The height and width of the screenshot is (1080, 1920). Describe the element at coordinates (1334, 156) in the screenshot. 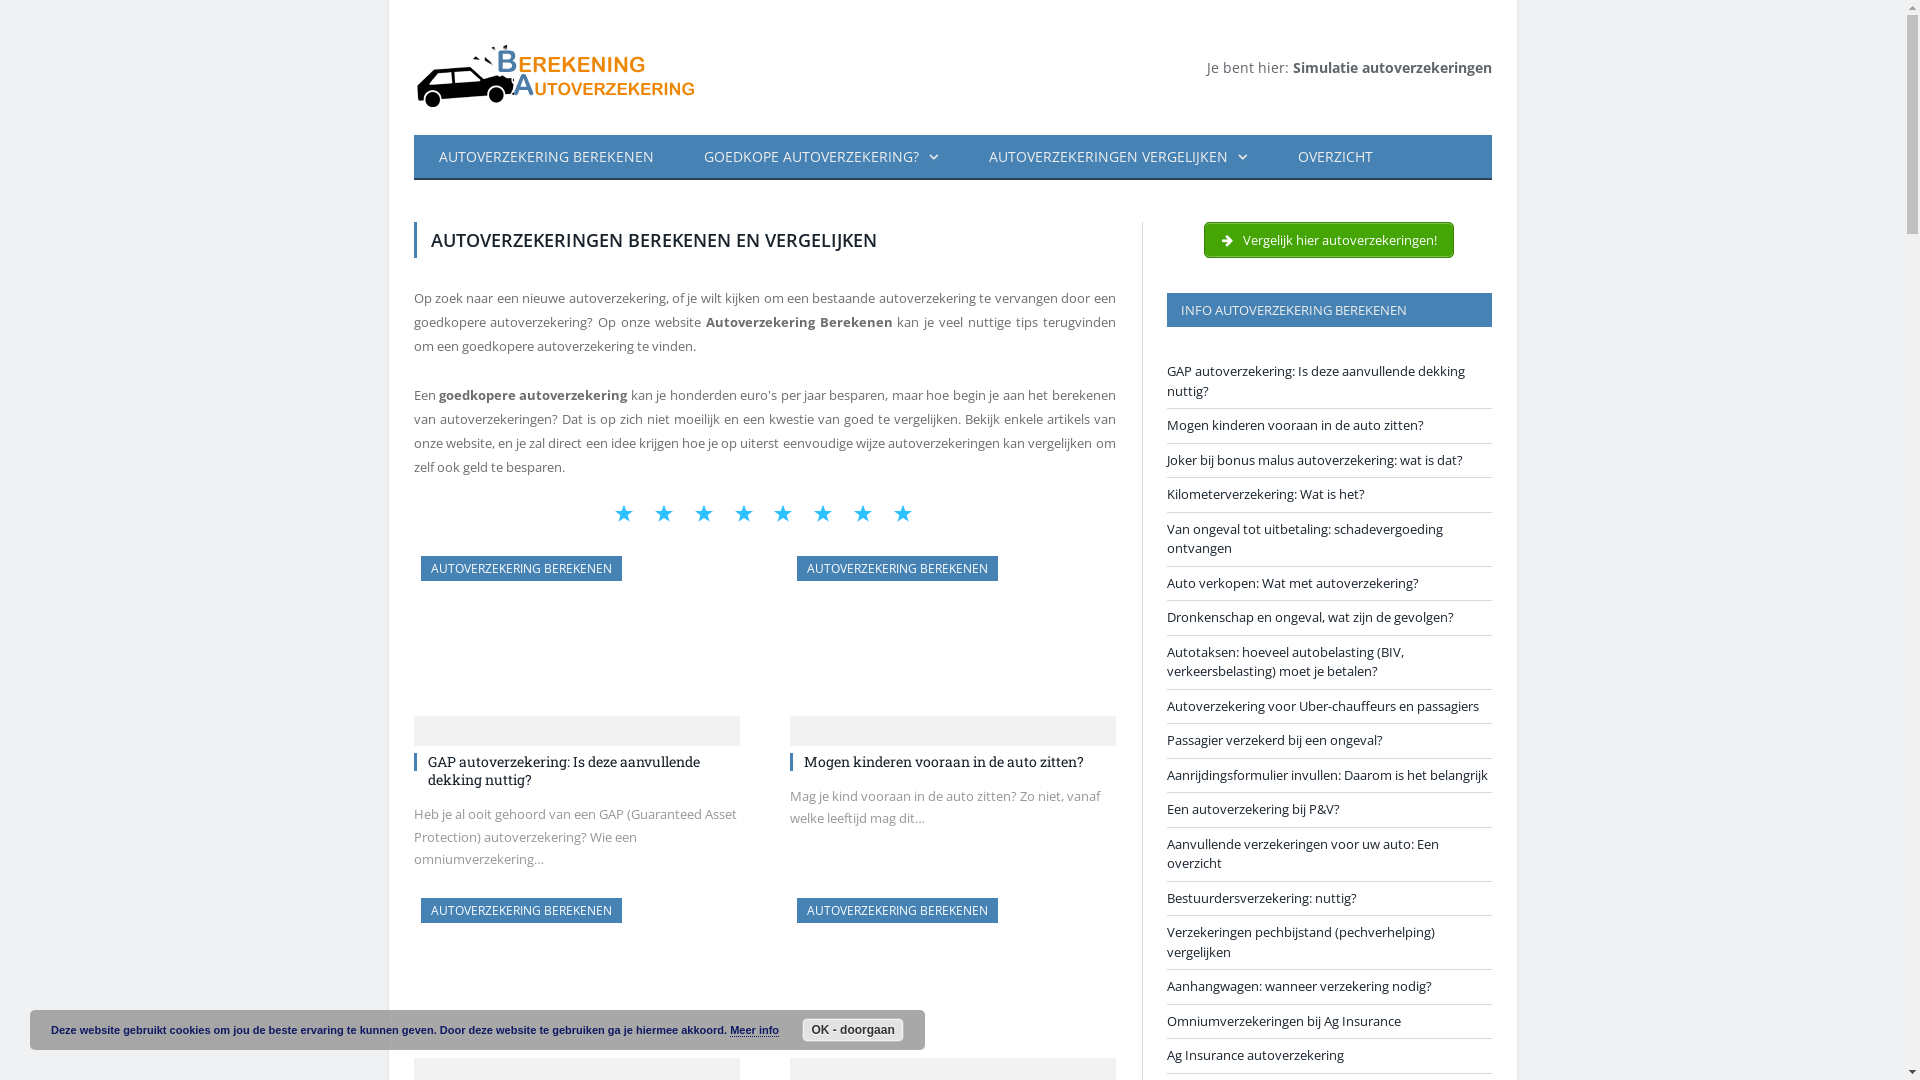

I see `'OVERZICHT'` at that location.